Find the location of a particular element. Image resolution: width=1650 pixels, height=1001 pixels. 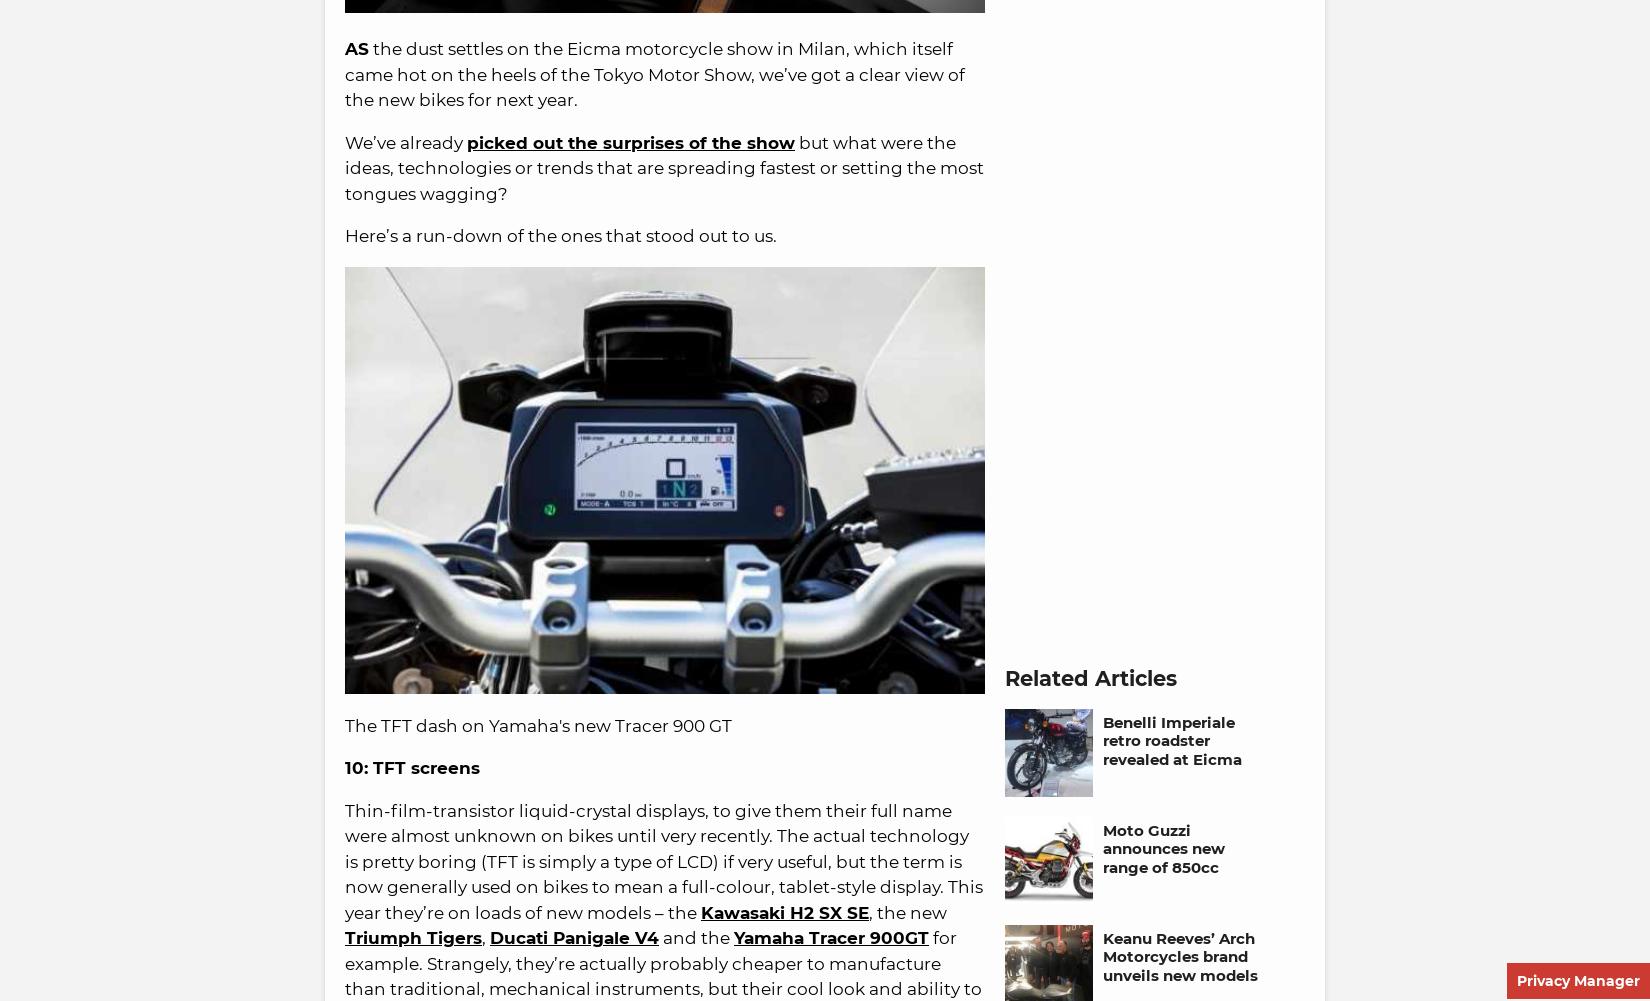

'Benelli Imperiale retro roadster revealed at Eicma' is located at coordinates (1172, 740).